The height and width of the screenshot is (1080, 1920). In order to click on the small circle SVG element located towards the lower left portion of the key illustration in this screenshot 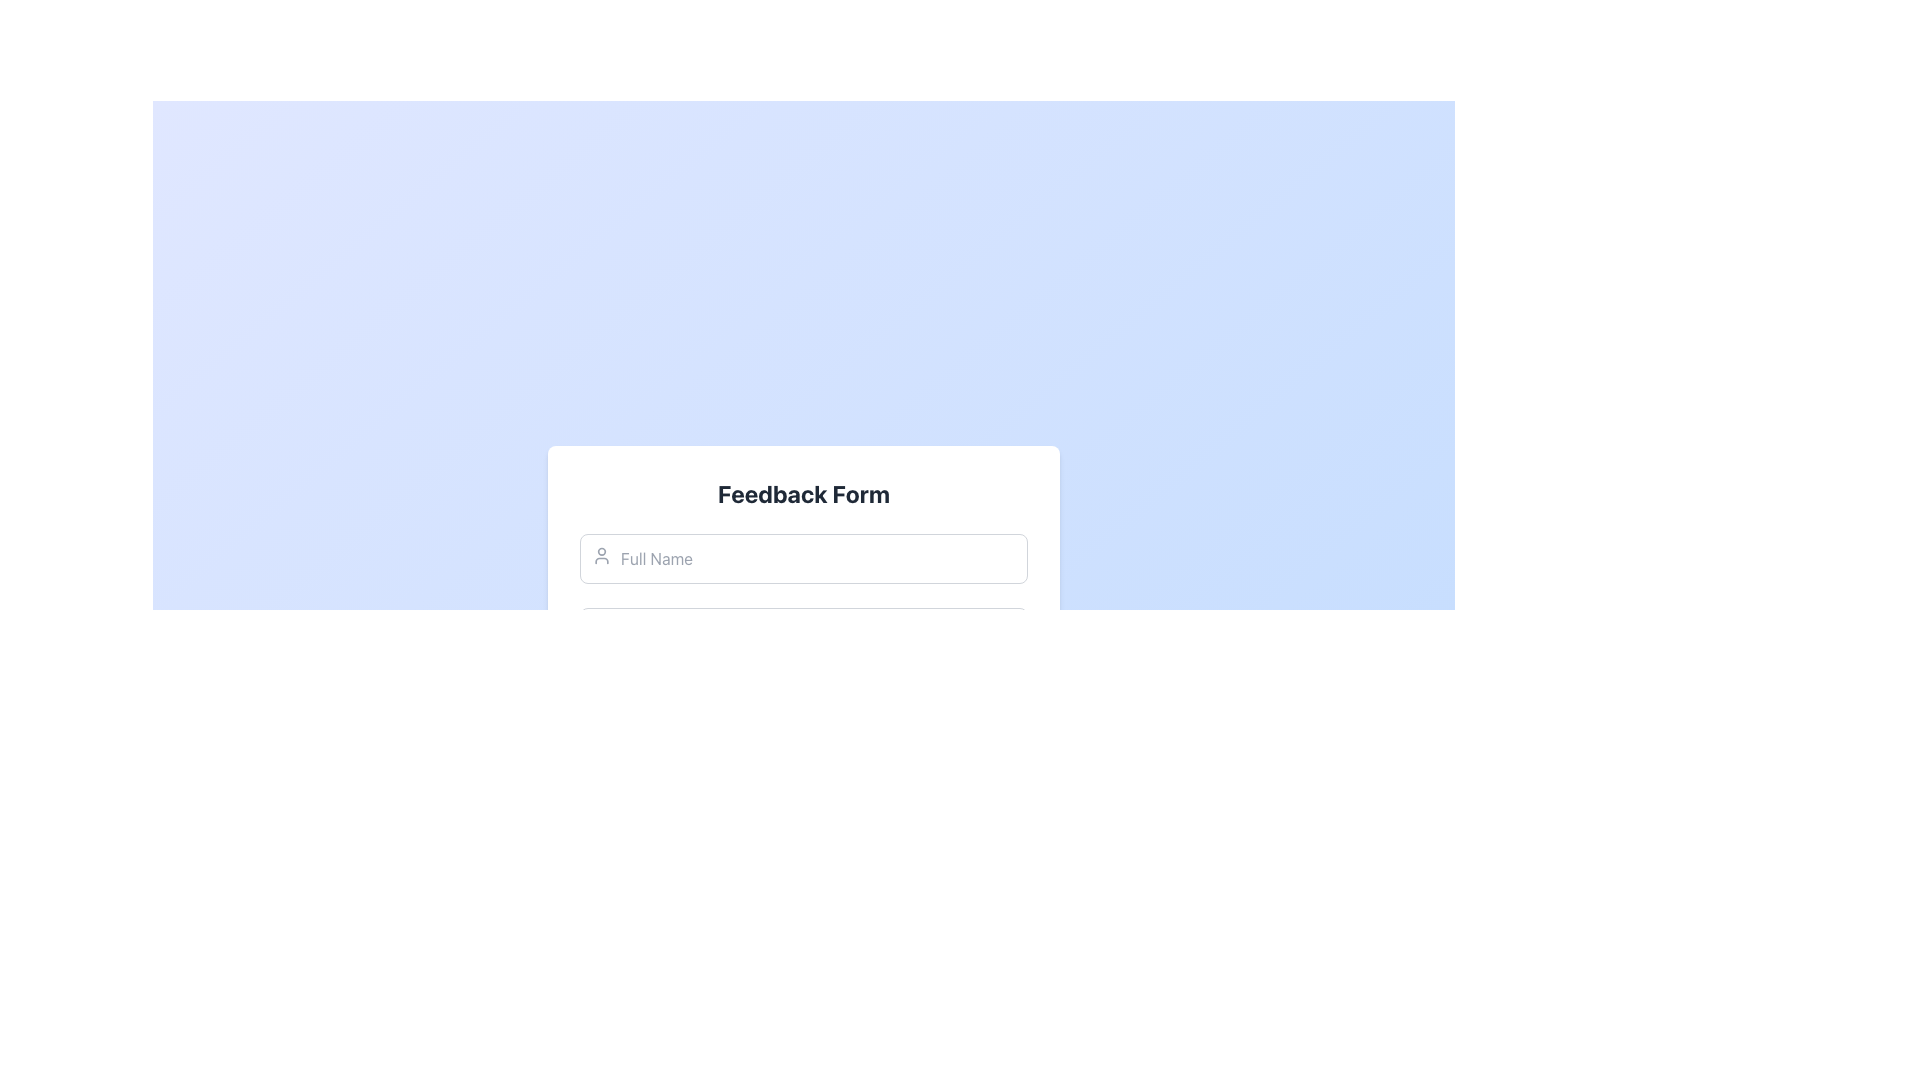, I will do `click(597, 705)`.